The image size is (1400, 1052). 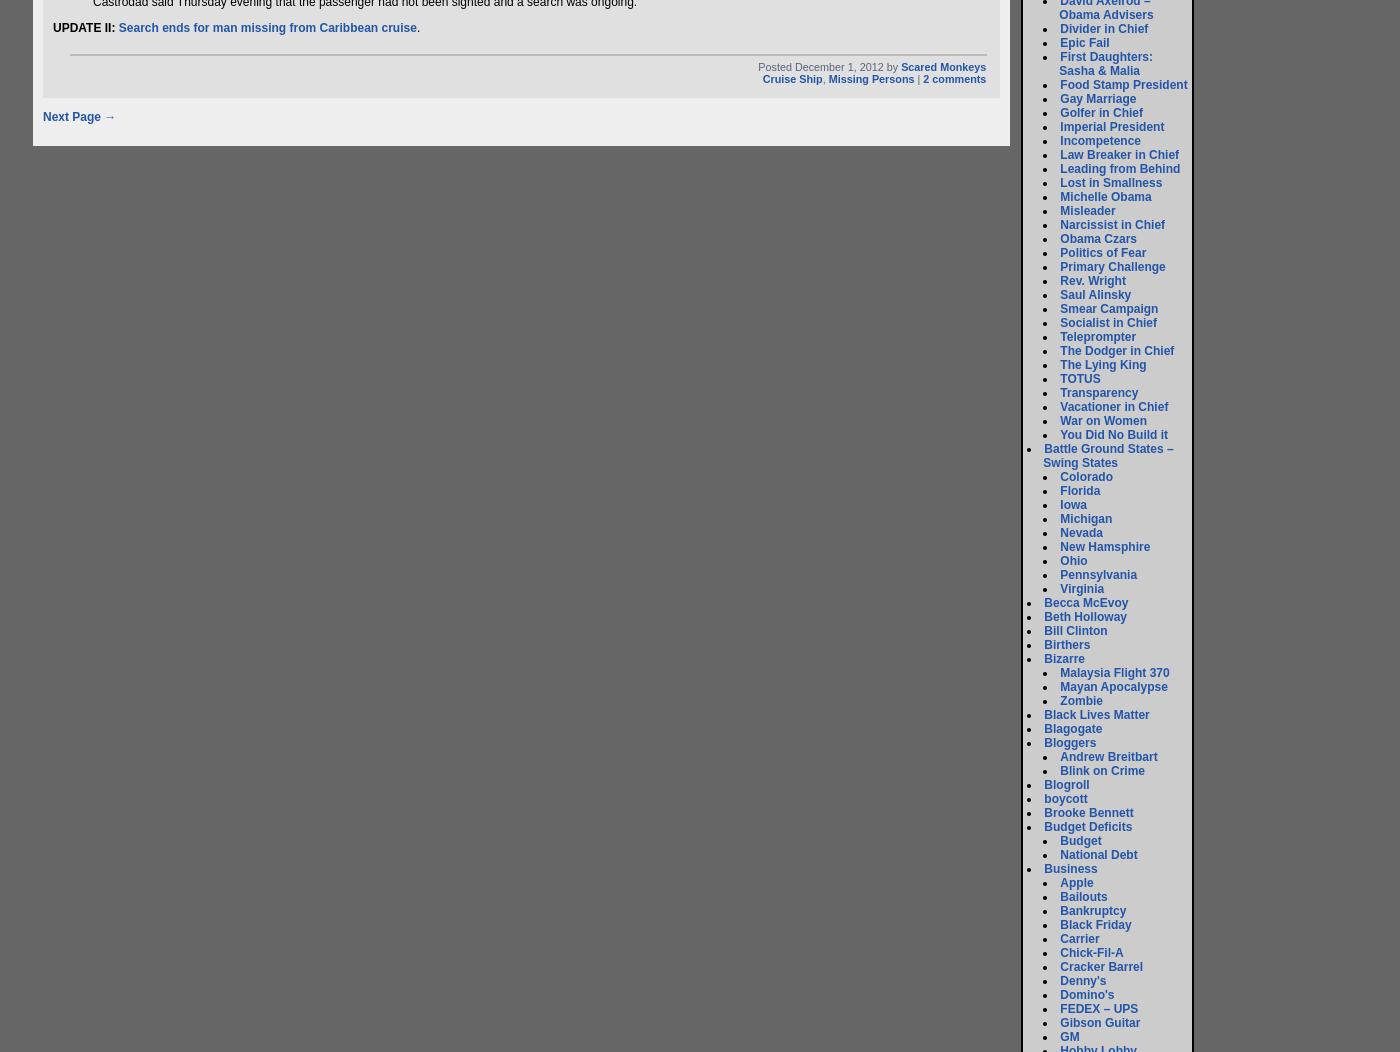 I want to click on 'Domino's', so click(x=1086, y=994).